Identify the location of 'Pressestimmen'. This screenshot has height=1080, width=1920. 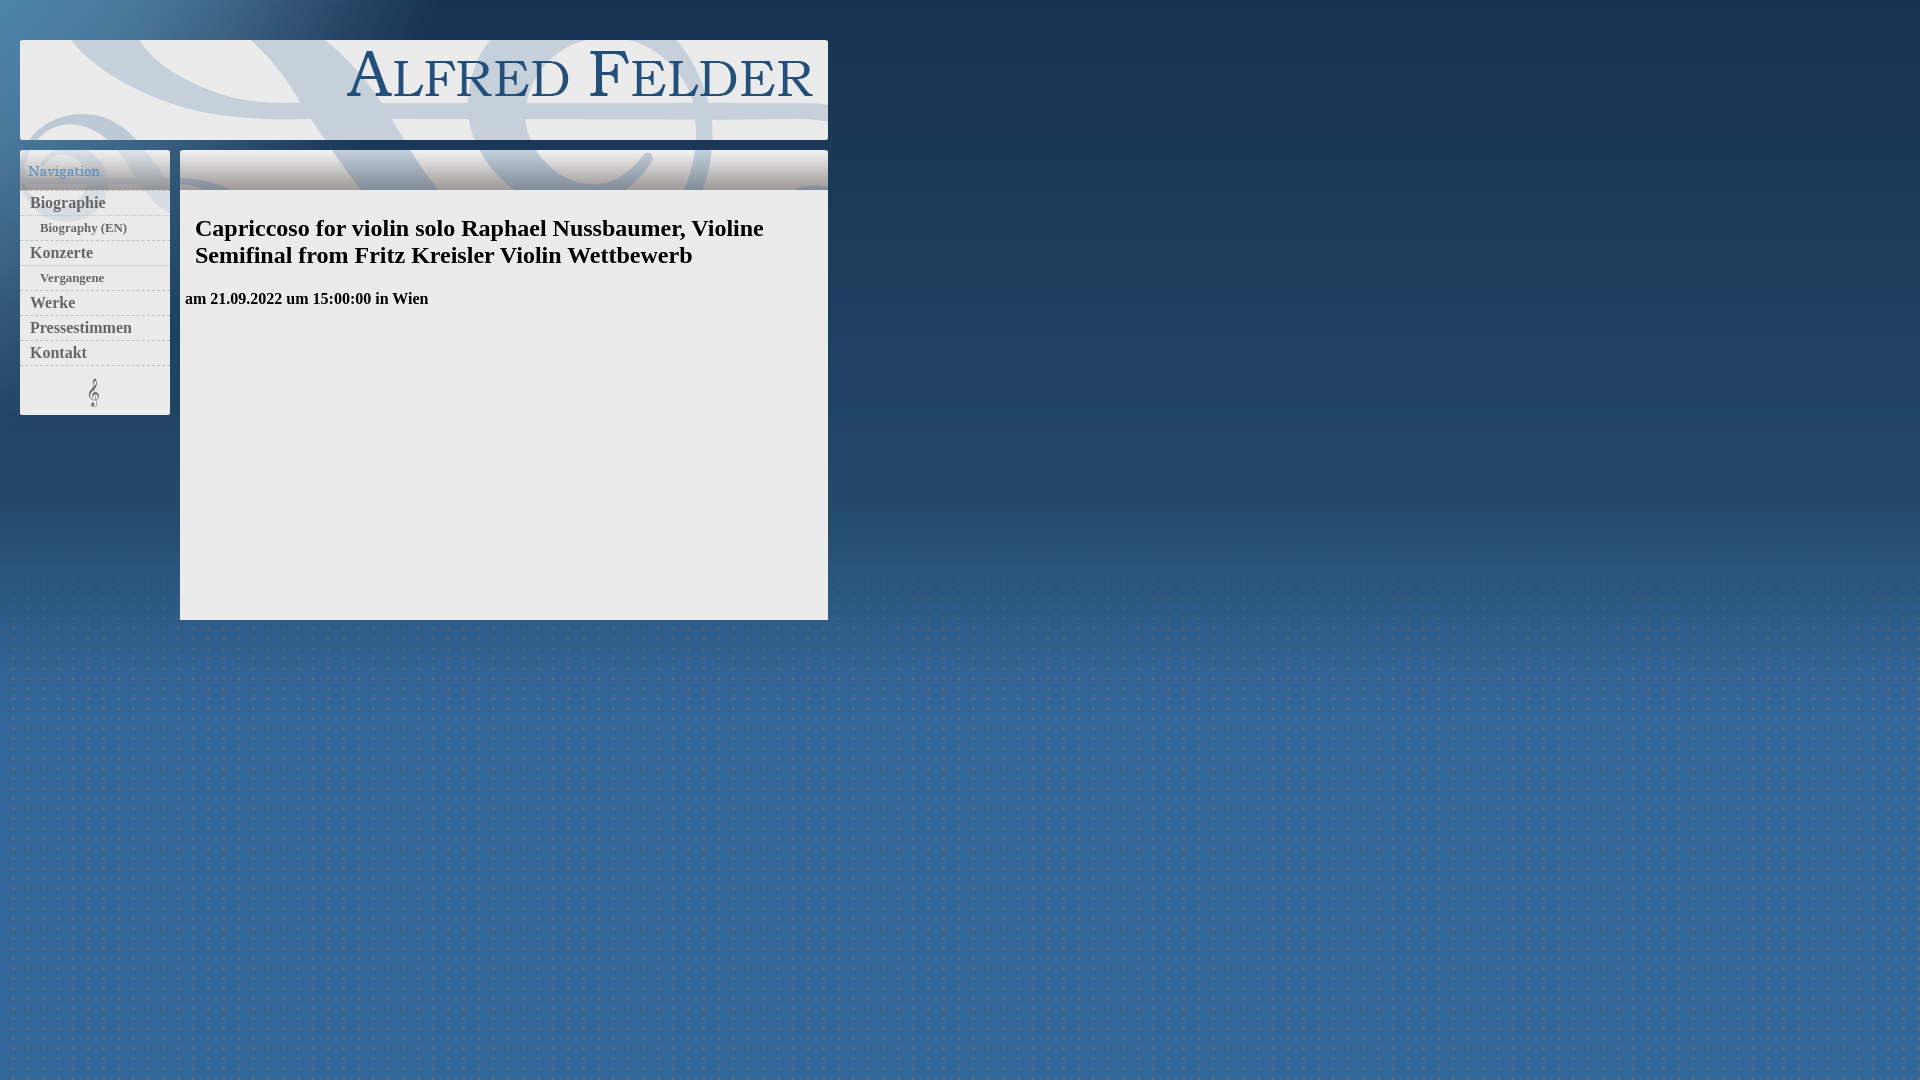
(19, 326).